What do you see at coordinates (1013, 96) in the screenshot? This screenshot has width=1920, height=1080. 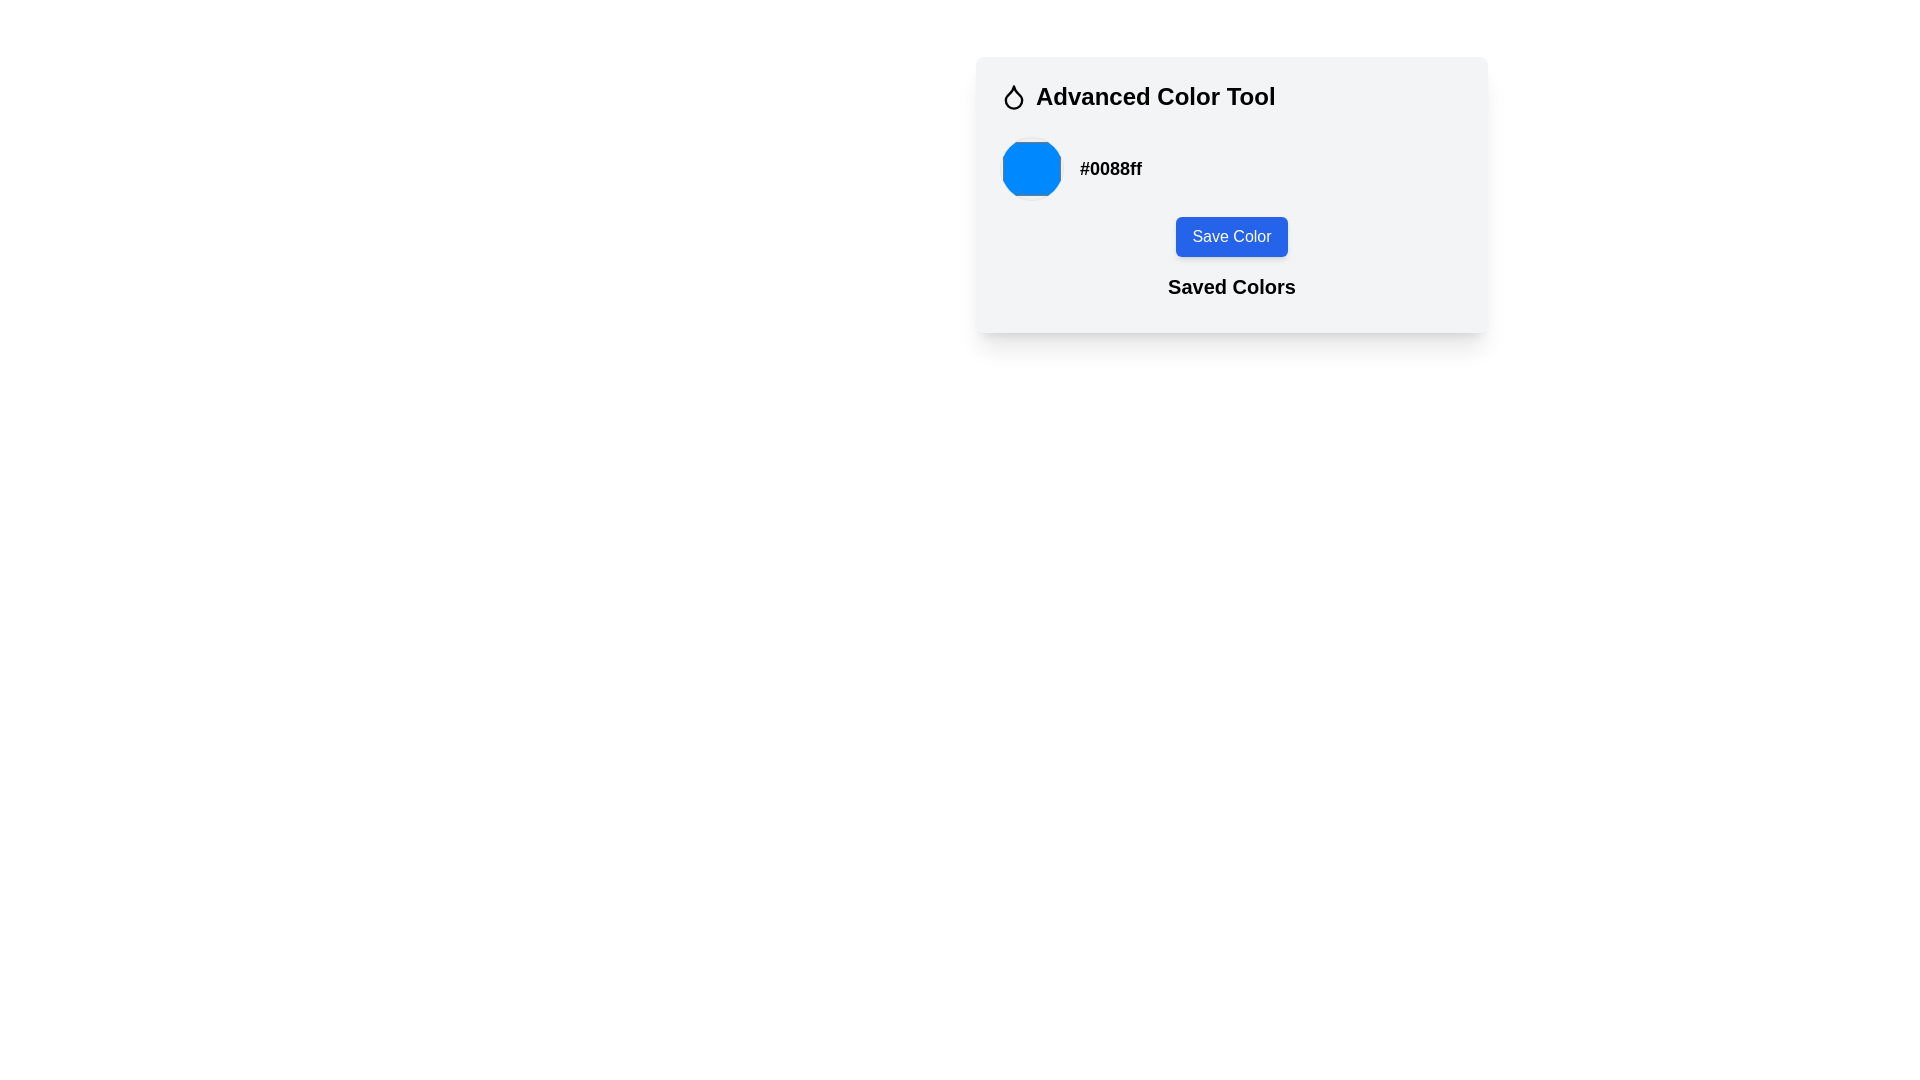 I see `the droplet-shaped icon outlined in black, located to the left of the title text 'Advanced Color Tool'` at bounding box center [1013, 96].